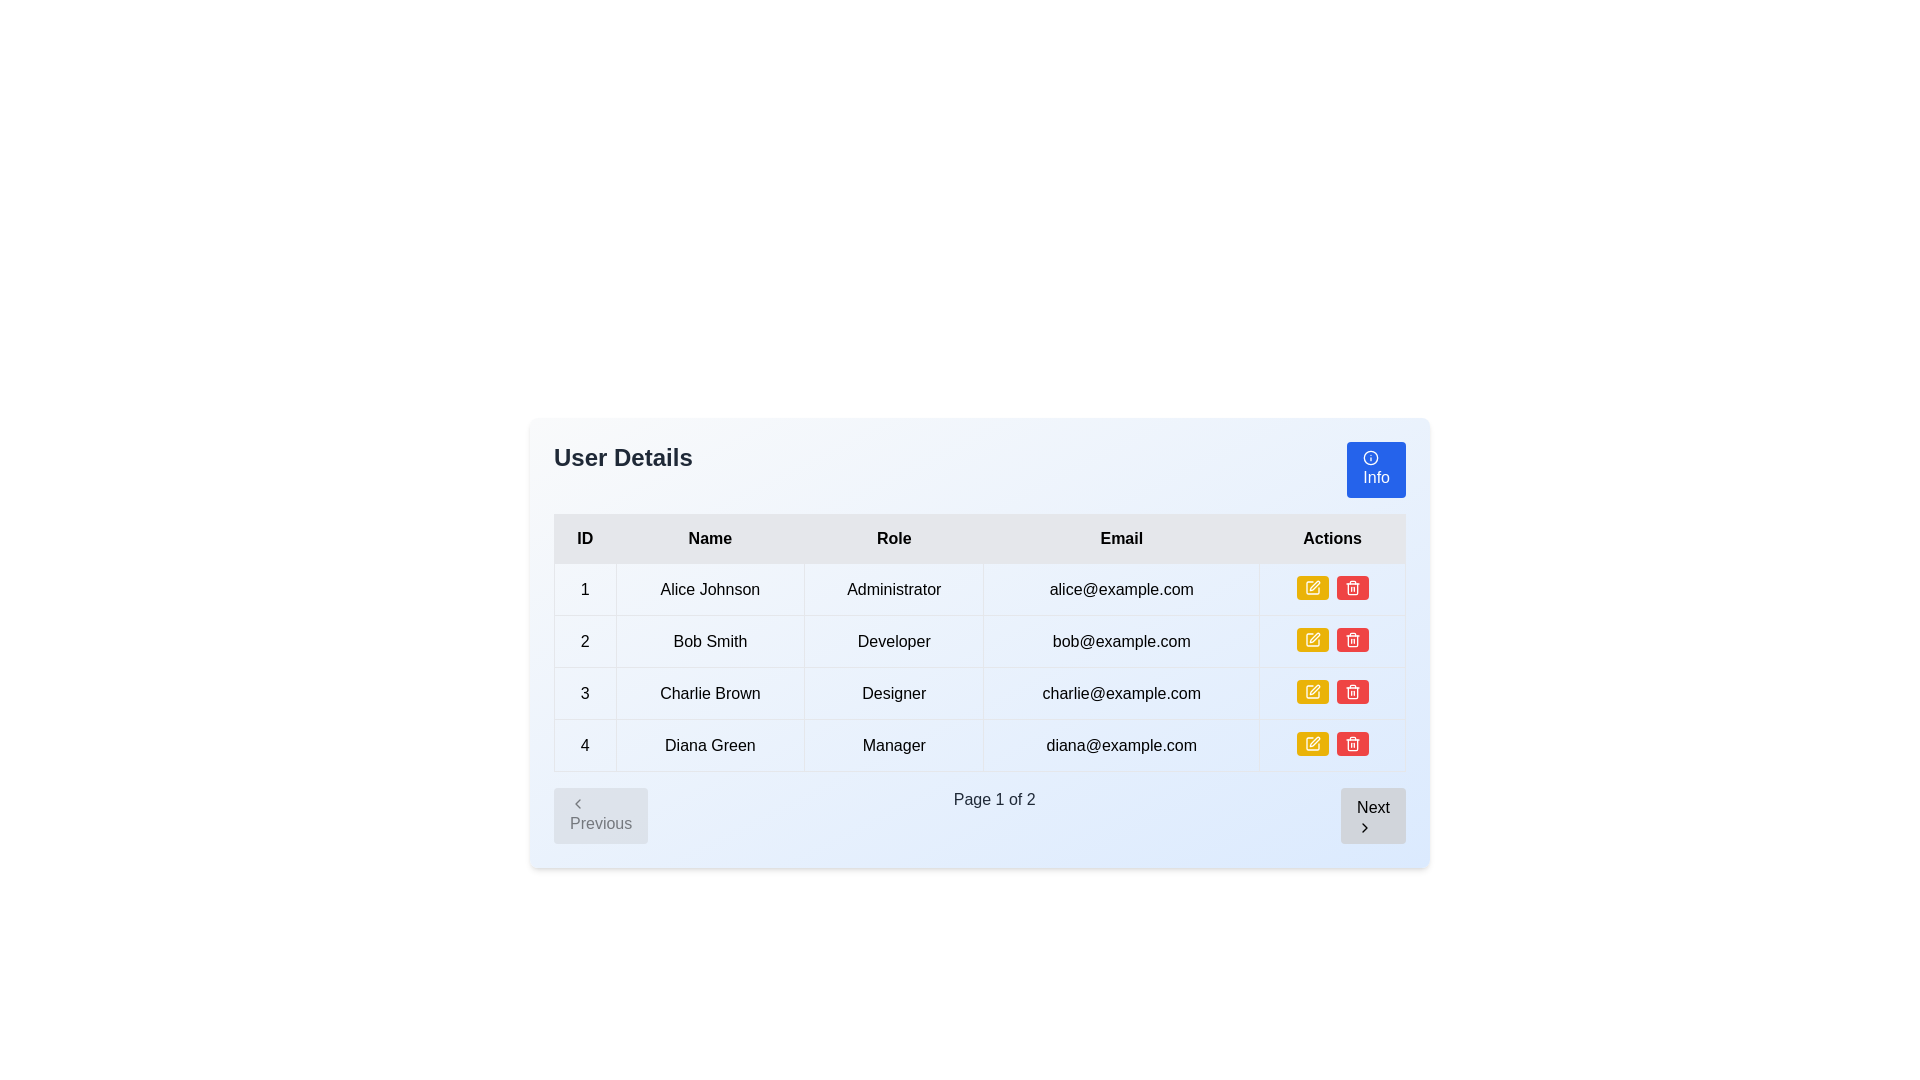 The height and width of the screenshot is (1080, 1920). What do you see at coordinates (576, 802) in the screenshot?
I see `the left chevron arrow icon within the 'Previous' button` at bounding box center [576, 802].